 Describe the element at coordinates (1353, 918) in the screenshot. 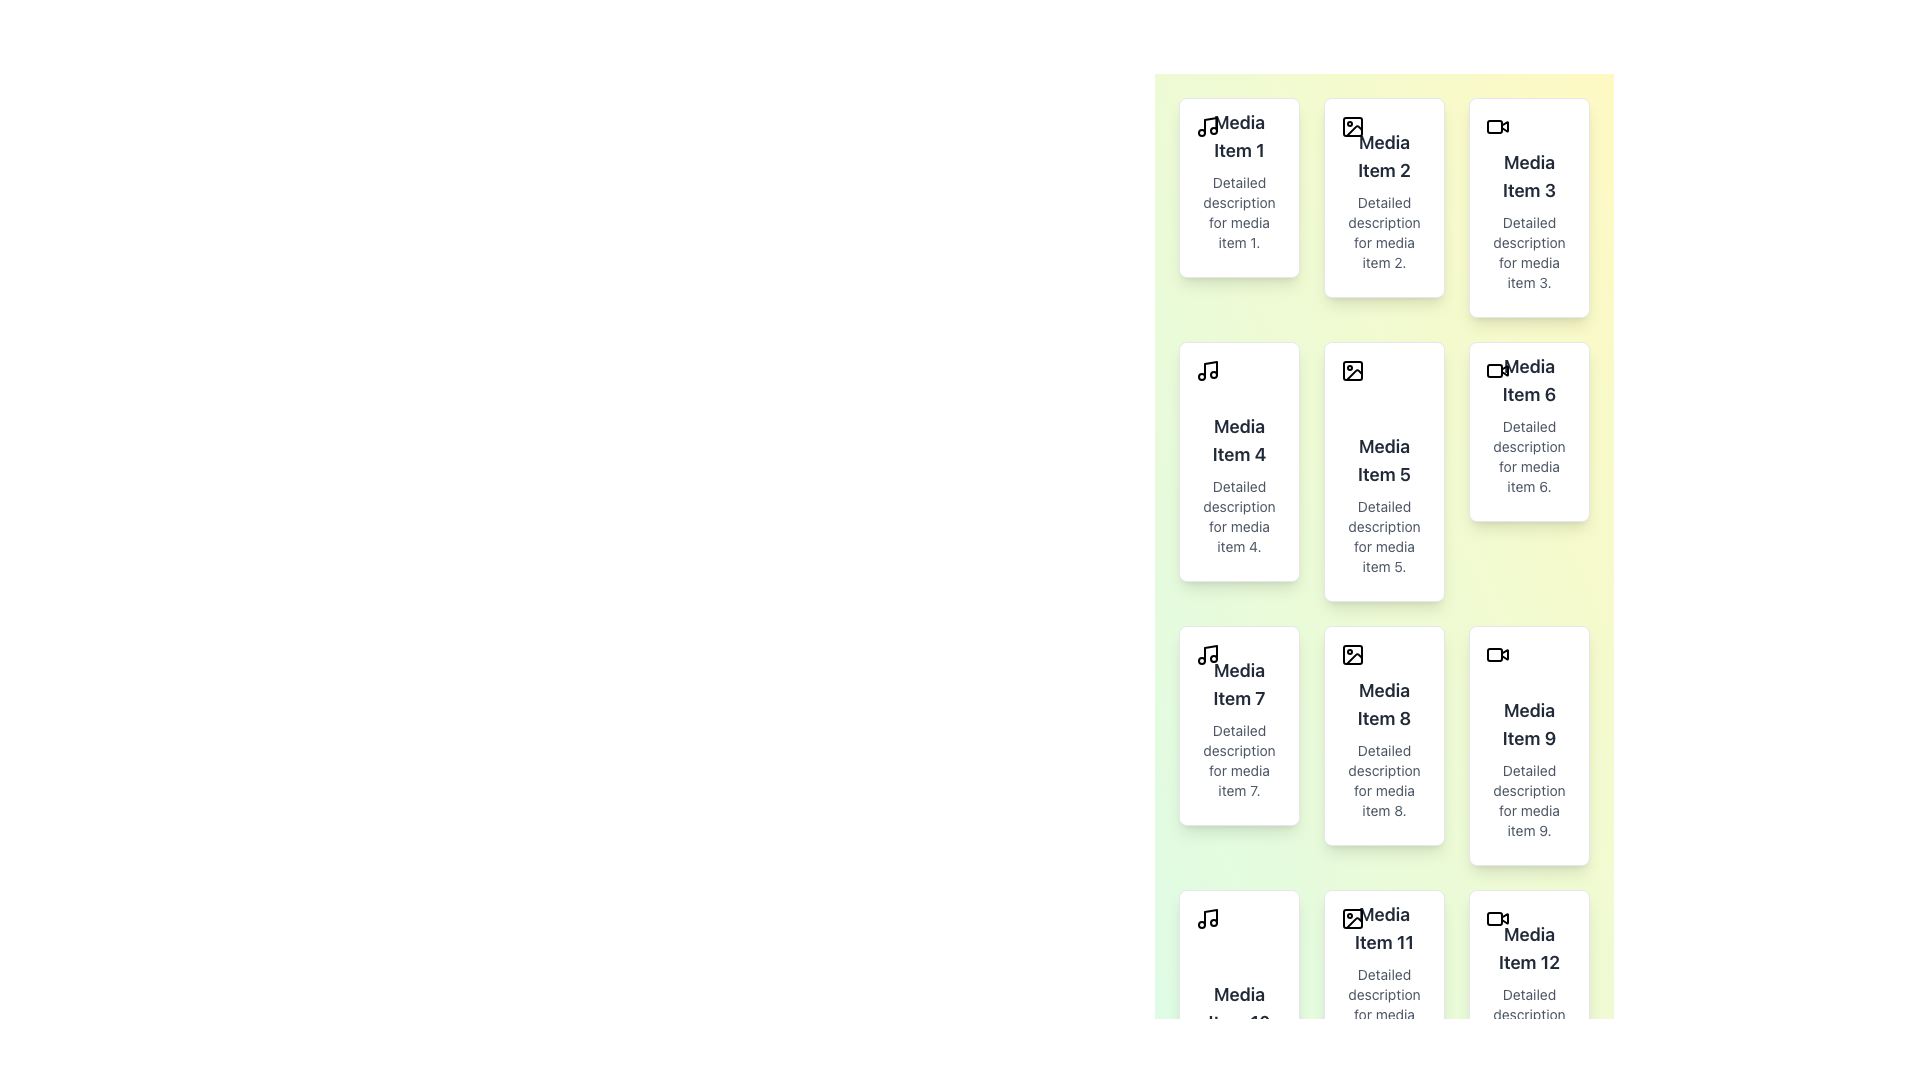

I see `the graphical representation element that serves as a placeholder for an image in the top-left corner of the 'Media Item 11' card located in the lower row of the grid layout` at that location.